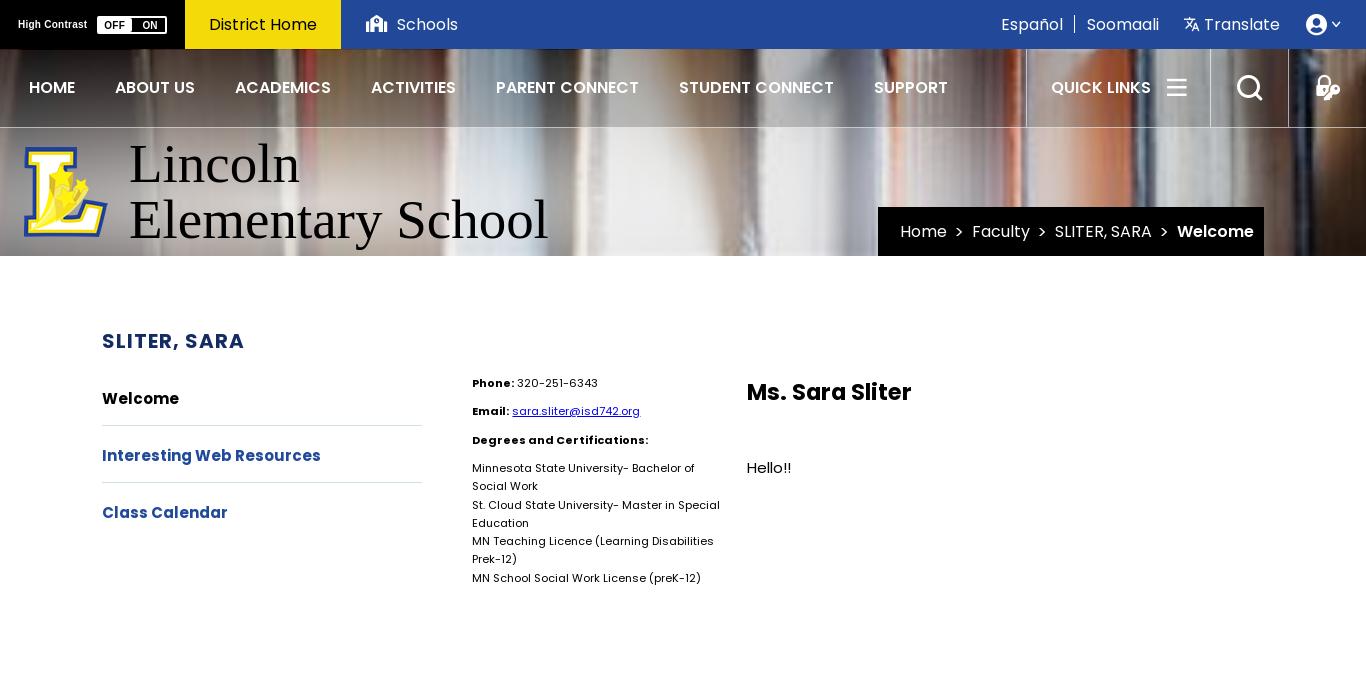 This screenshot has height=675, width=1366. What do you see at coordinates (922, 230) in the screenshot?
I see `'Home'` at bounding box center [922, 230].